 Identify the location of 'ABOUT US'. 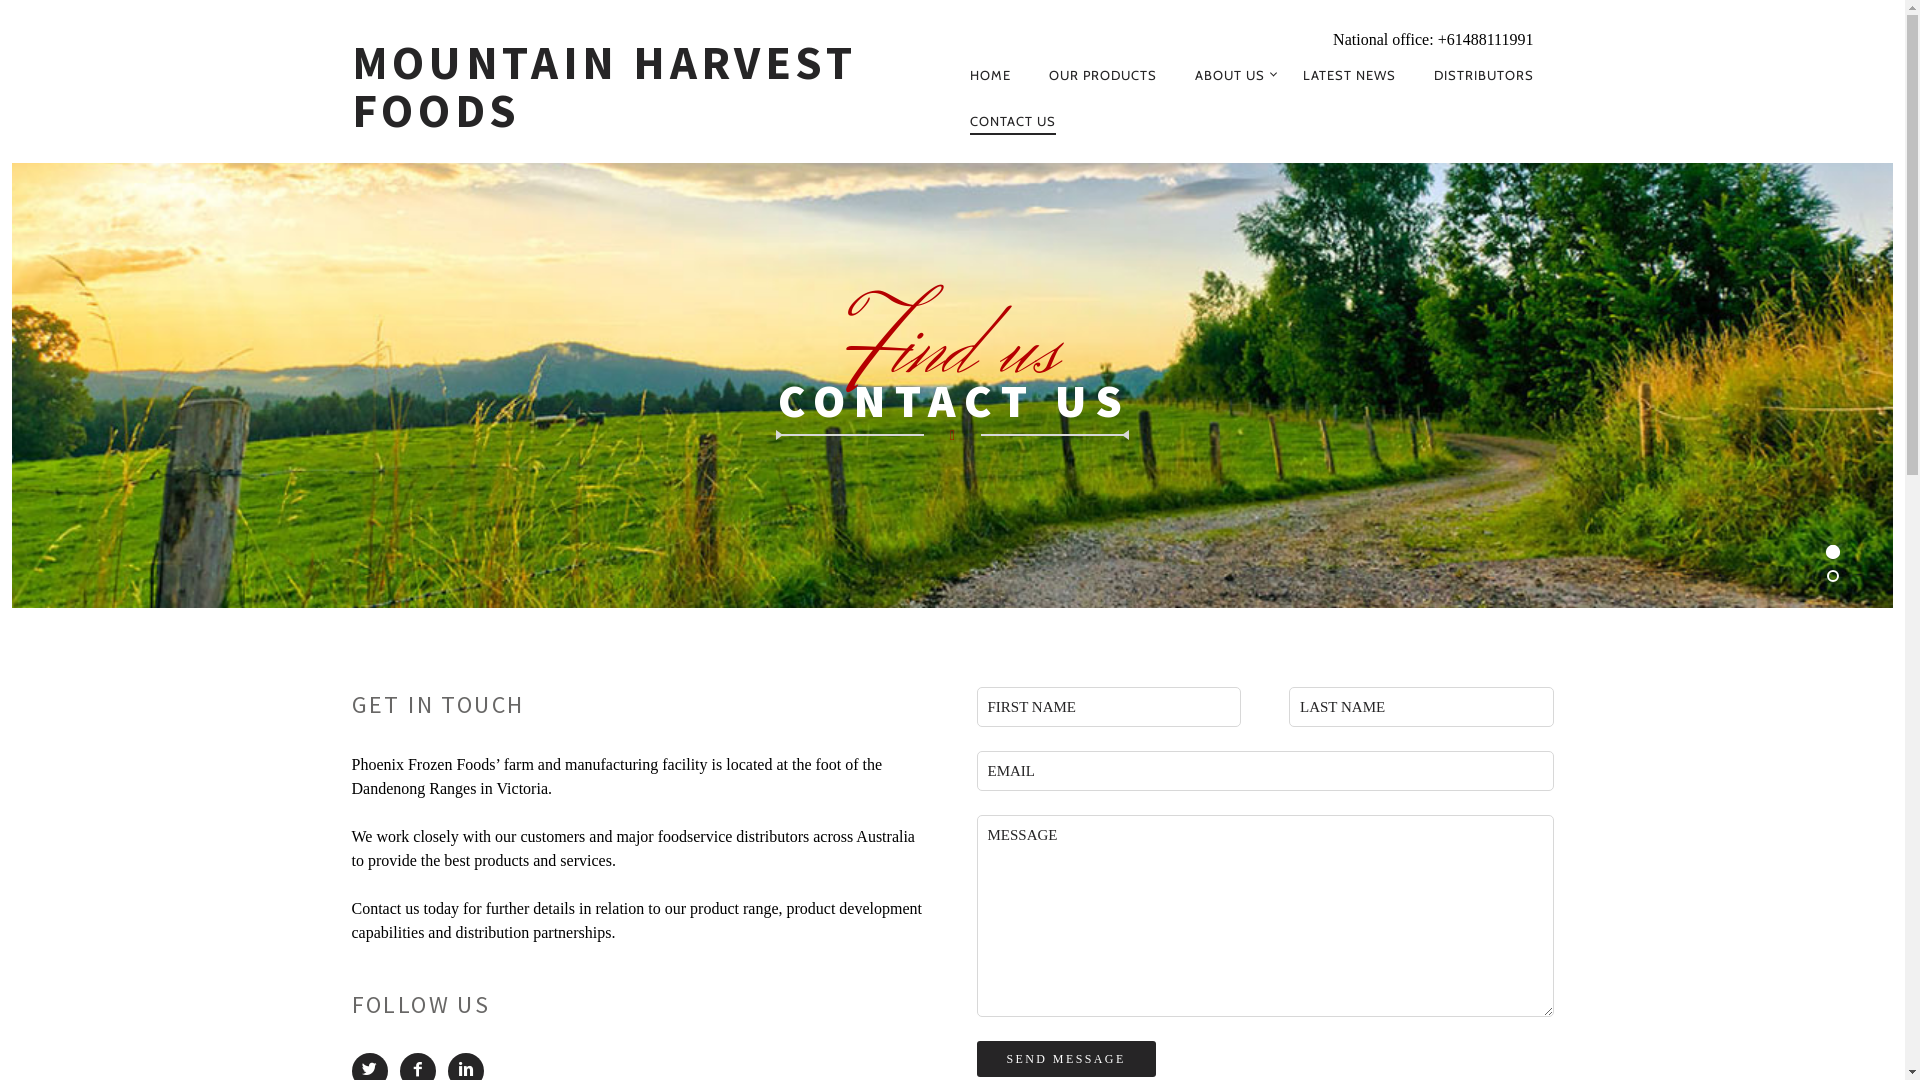
(1228, 73).